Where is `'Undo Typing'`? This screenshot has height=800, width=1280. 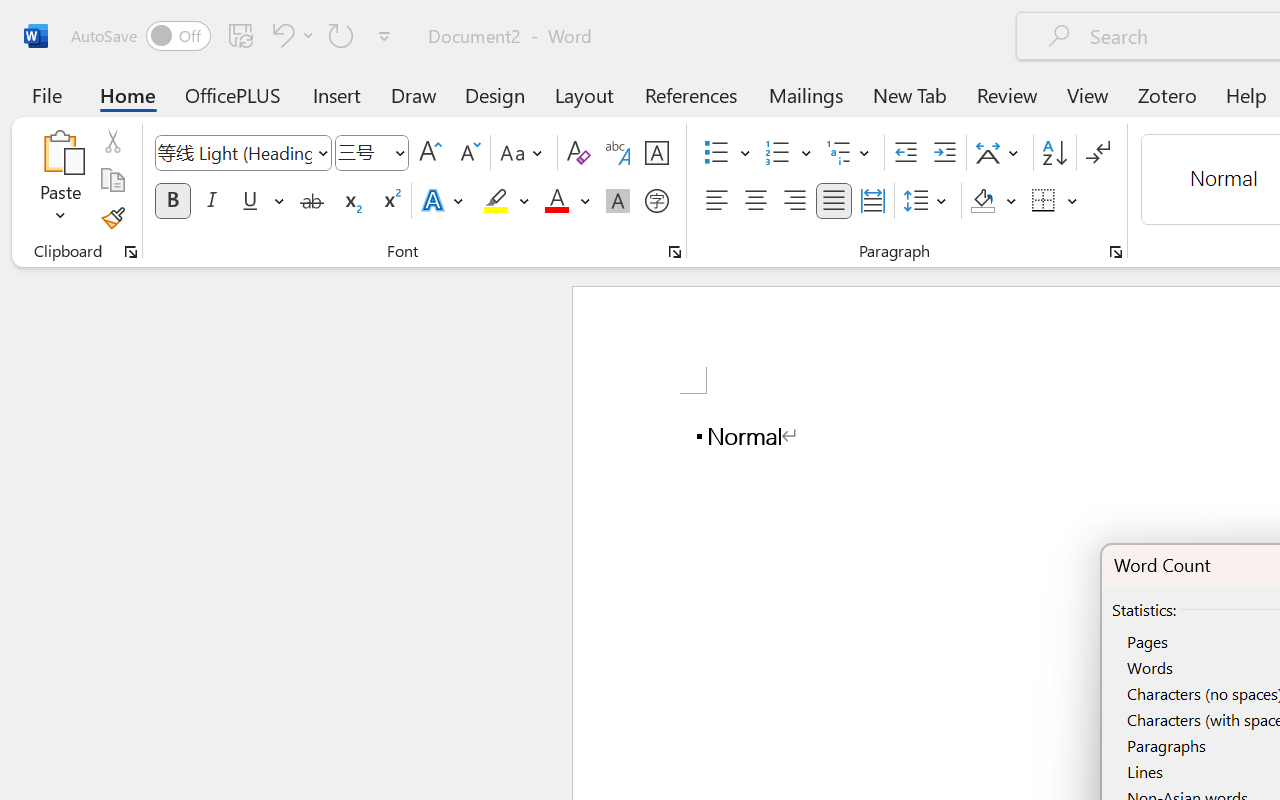
'Undo Typing' is located at coordinates (279, 34).